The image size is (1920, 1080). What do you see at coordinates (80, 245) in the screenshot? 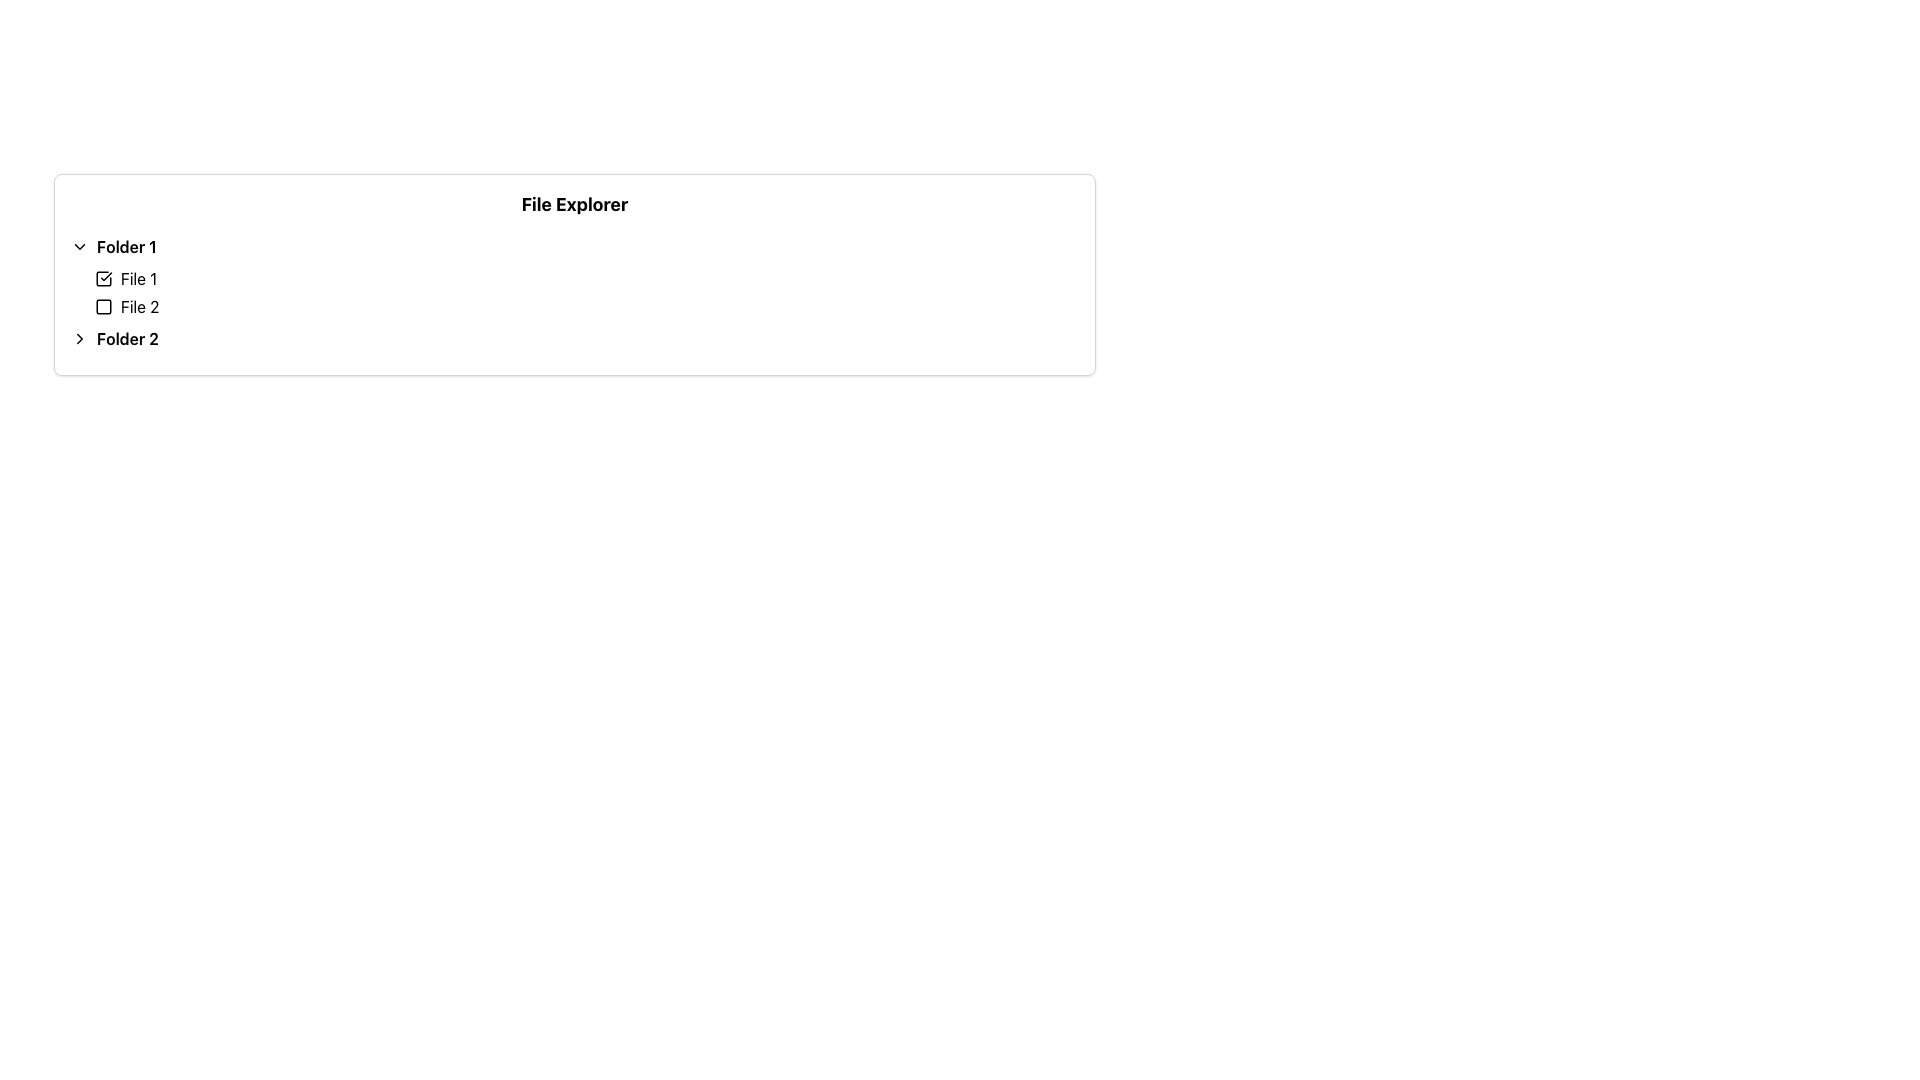
I see `the Dropdown toggle icon located to the left of the 'Folder 1' label` at bounding box center [80, 245].